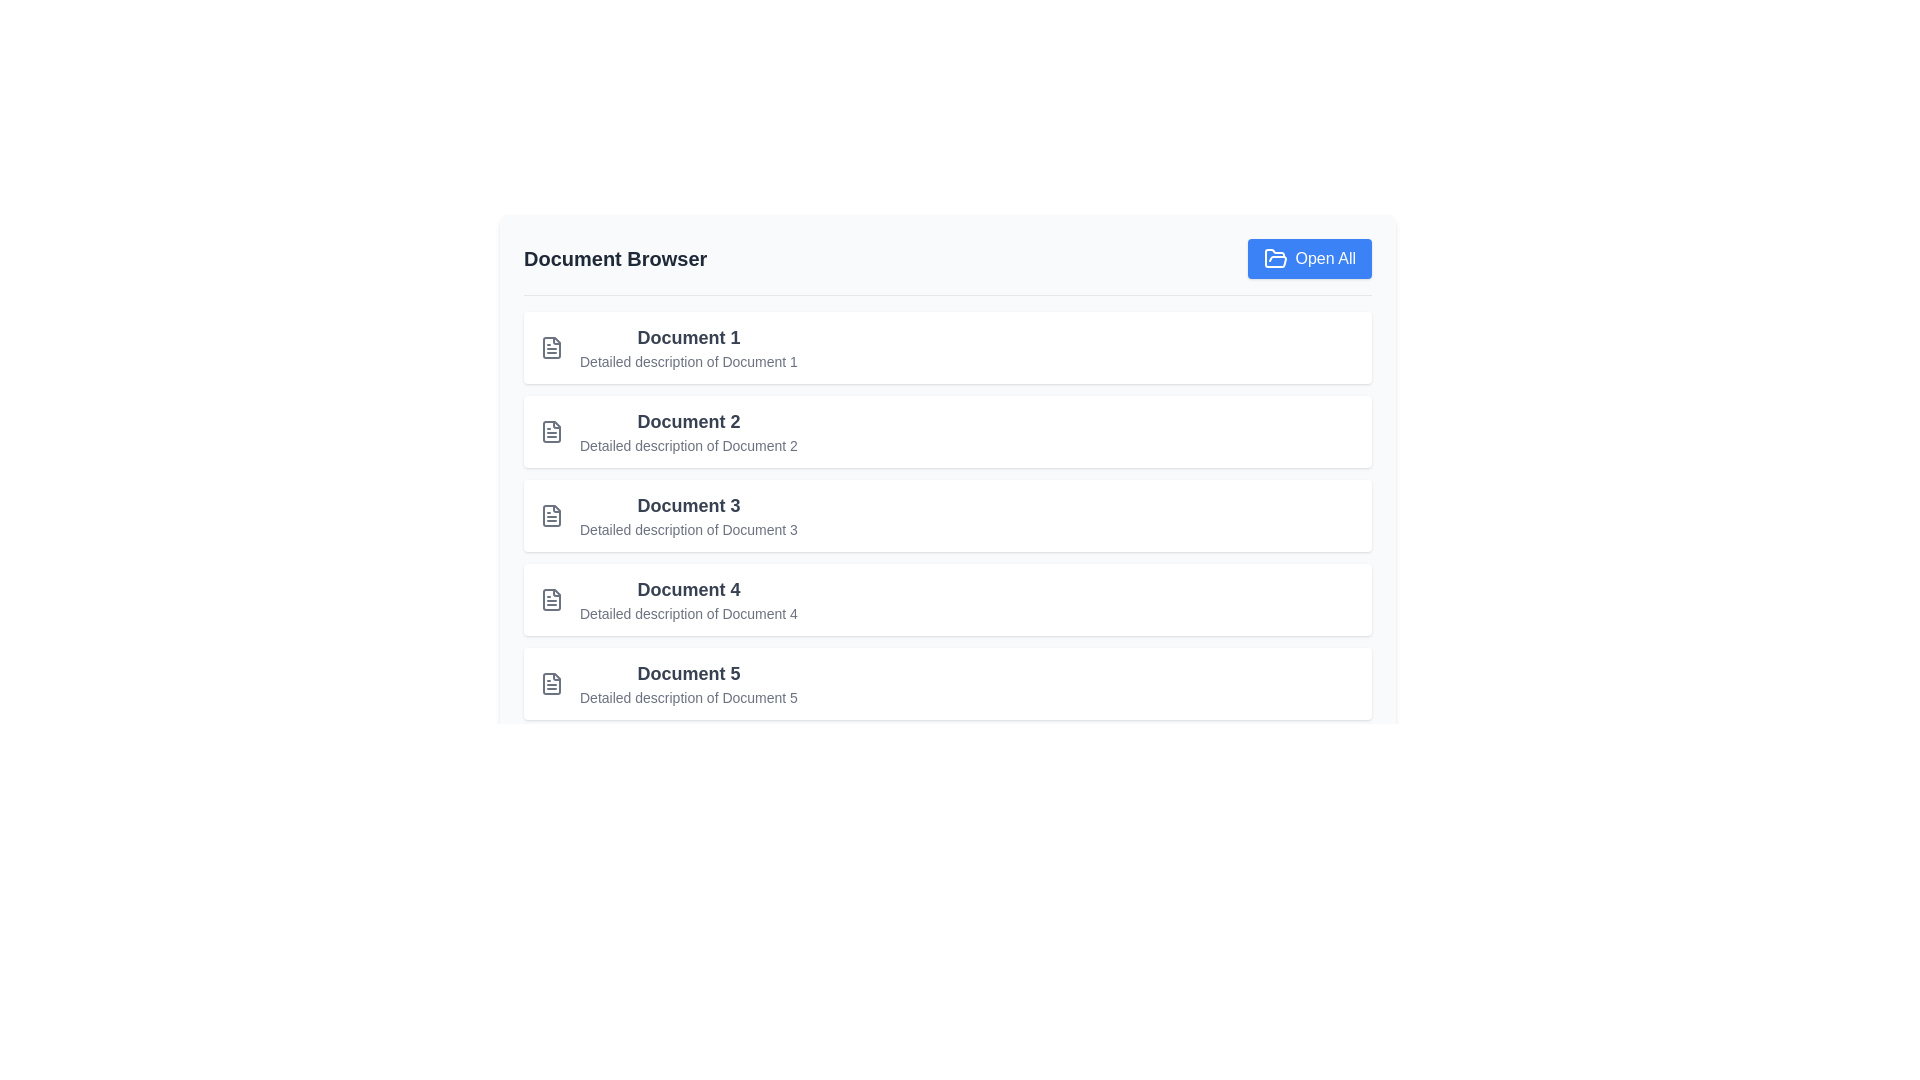 This screenshot has width=1920, height=1080. What do you see at coordinates (688, 362) in the screenshot?
I see `the static text label providing additional details for 'Document 1', located directly beneath the document title in the list` at bounding box center [688, 362].